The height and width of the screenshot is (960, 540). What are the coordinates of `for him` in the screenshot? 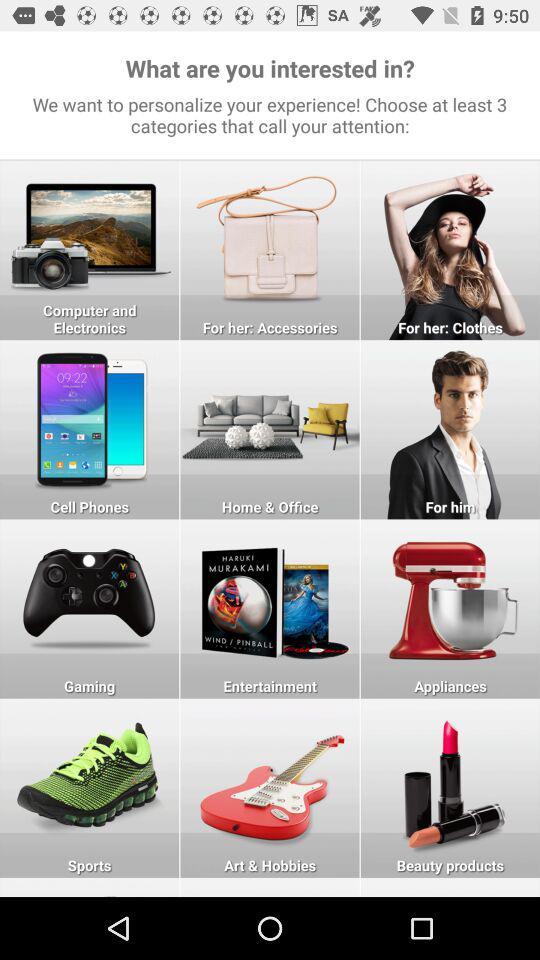 It's located at (450, 429).